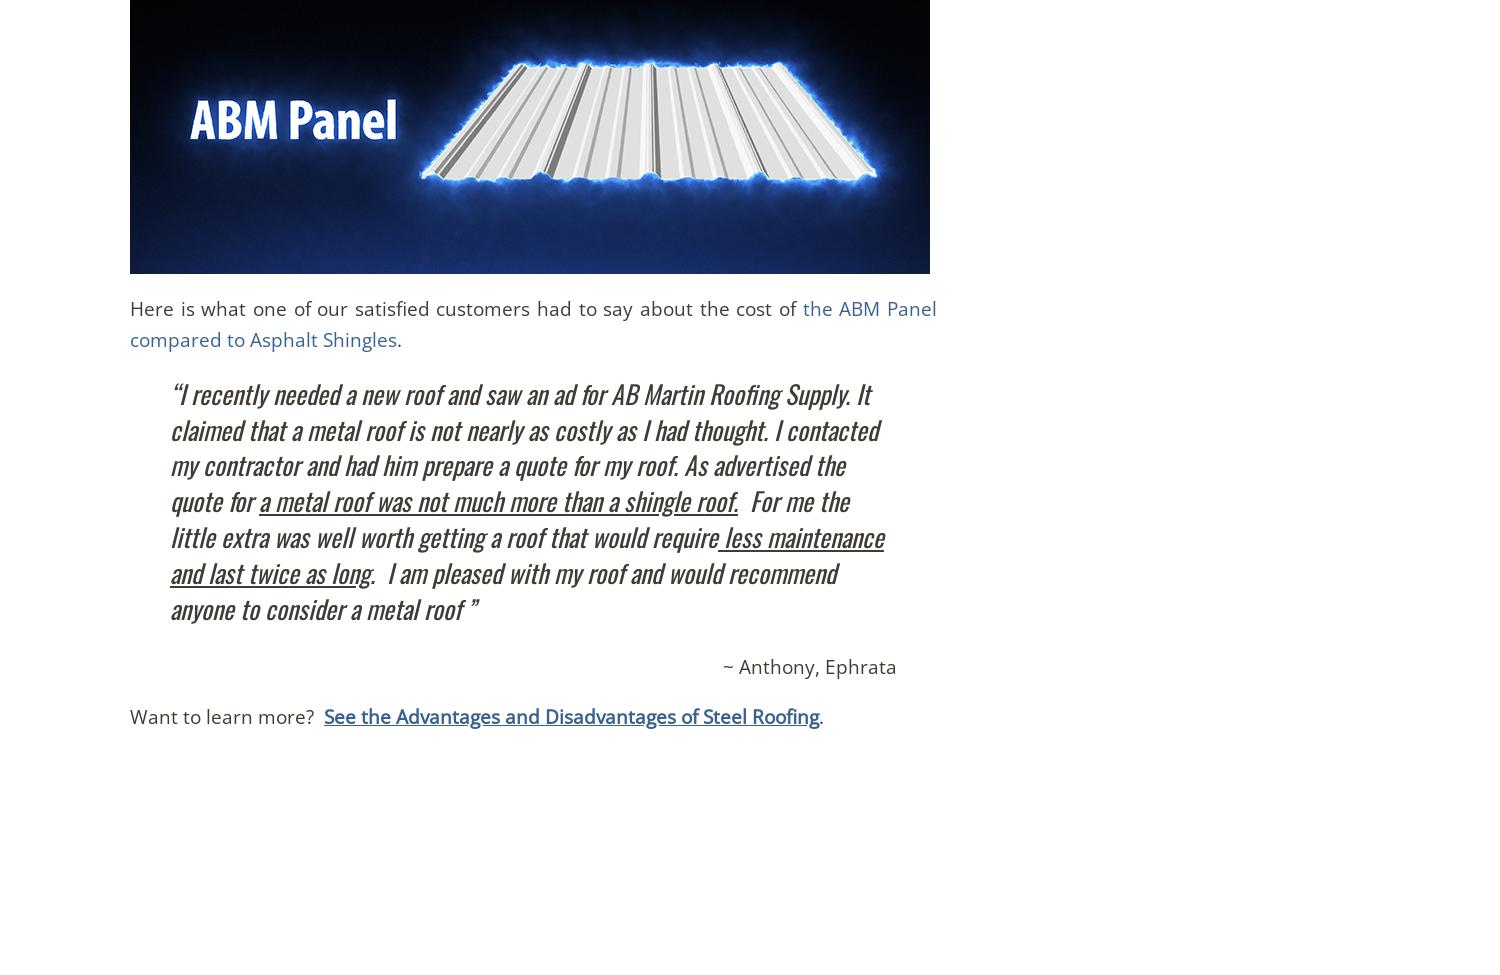 The width and height of the screenshot is (1500, 975). I want to click on 'a metal roof was not much more than a shingle roof.', so click(497, 498).